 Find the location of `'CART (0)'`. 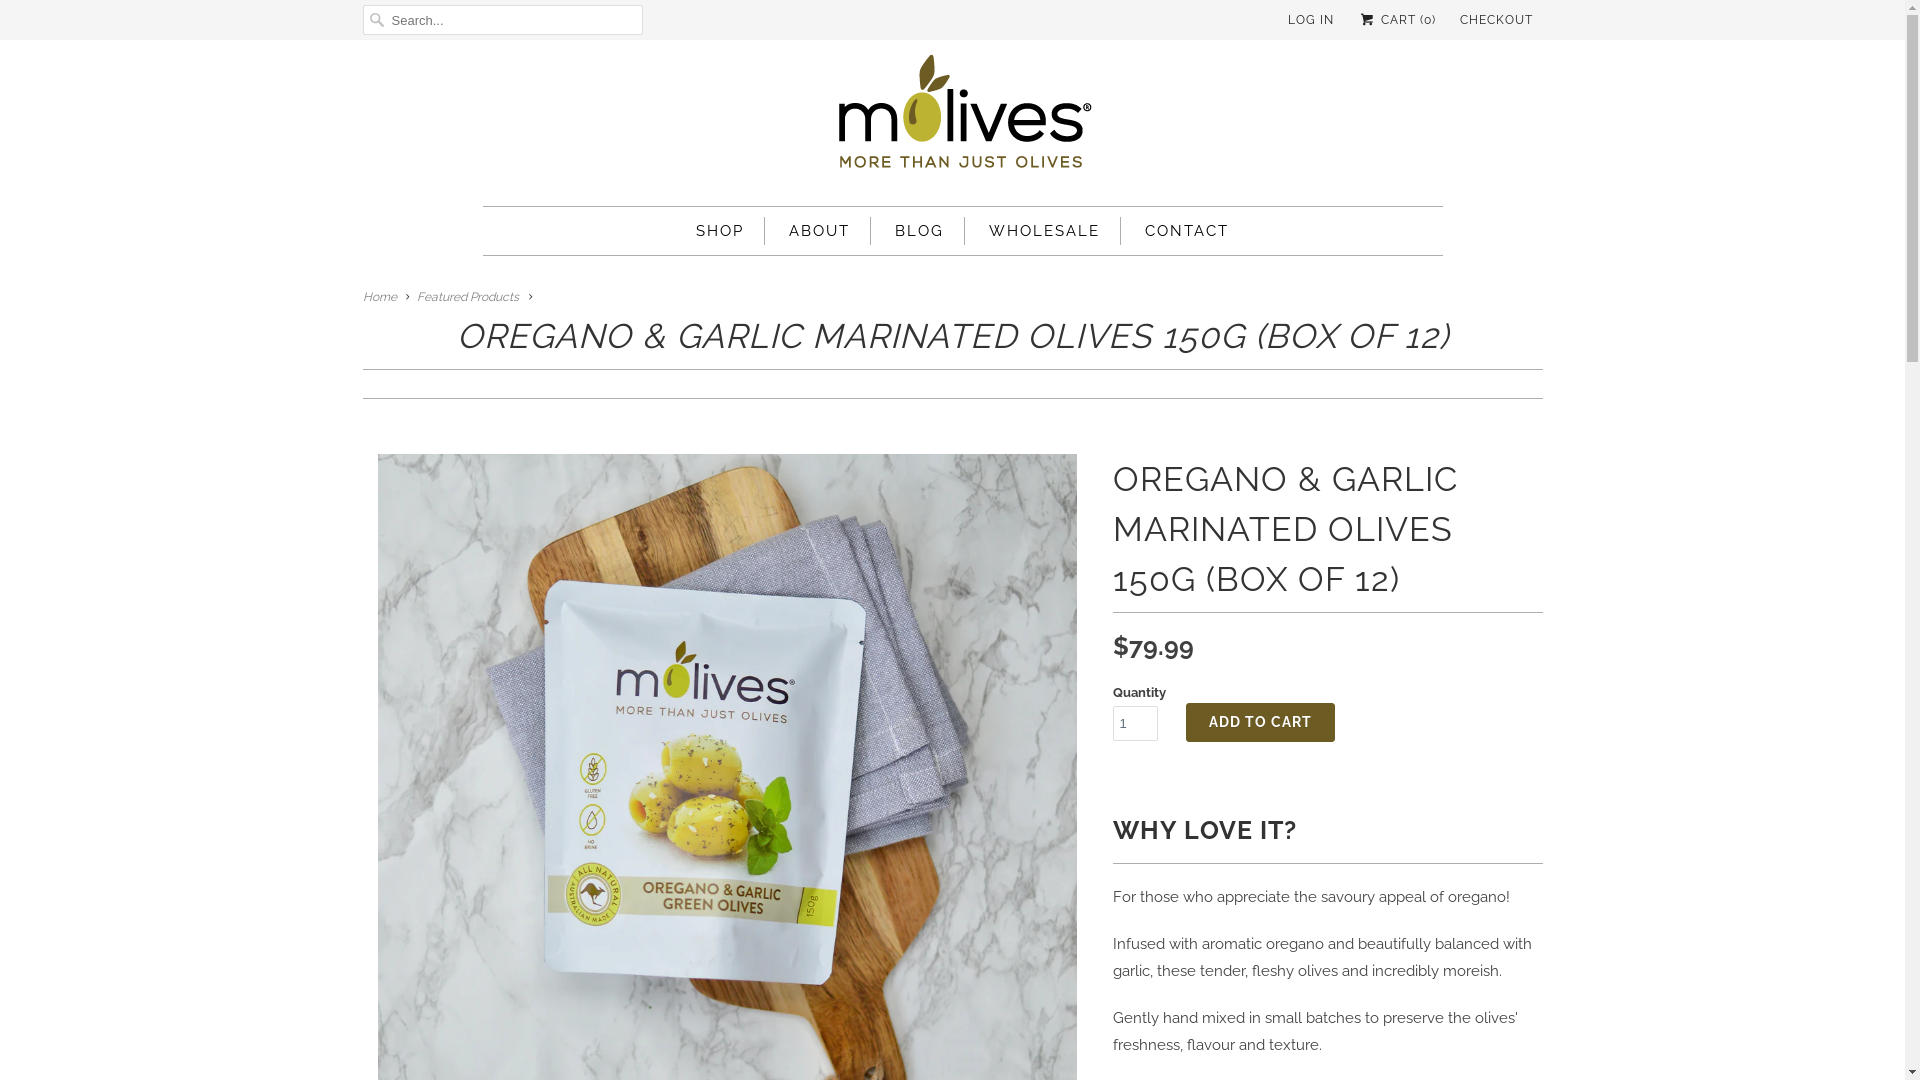

'CART (0)' is located at coordinates (1395, 19).